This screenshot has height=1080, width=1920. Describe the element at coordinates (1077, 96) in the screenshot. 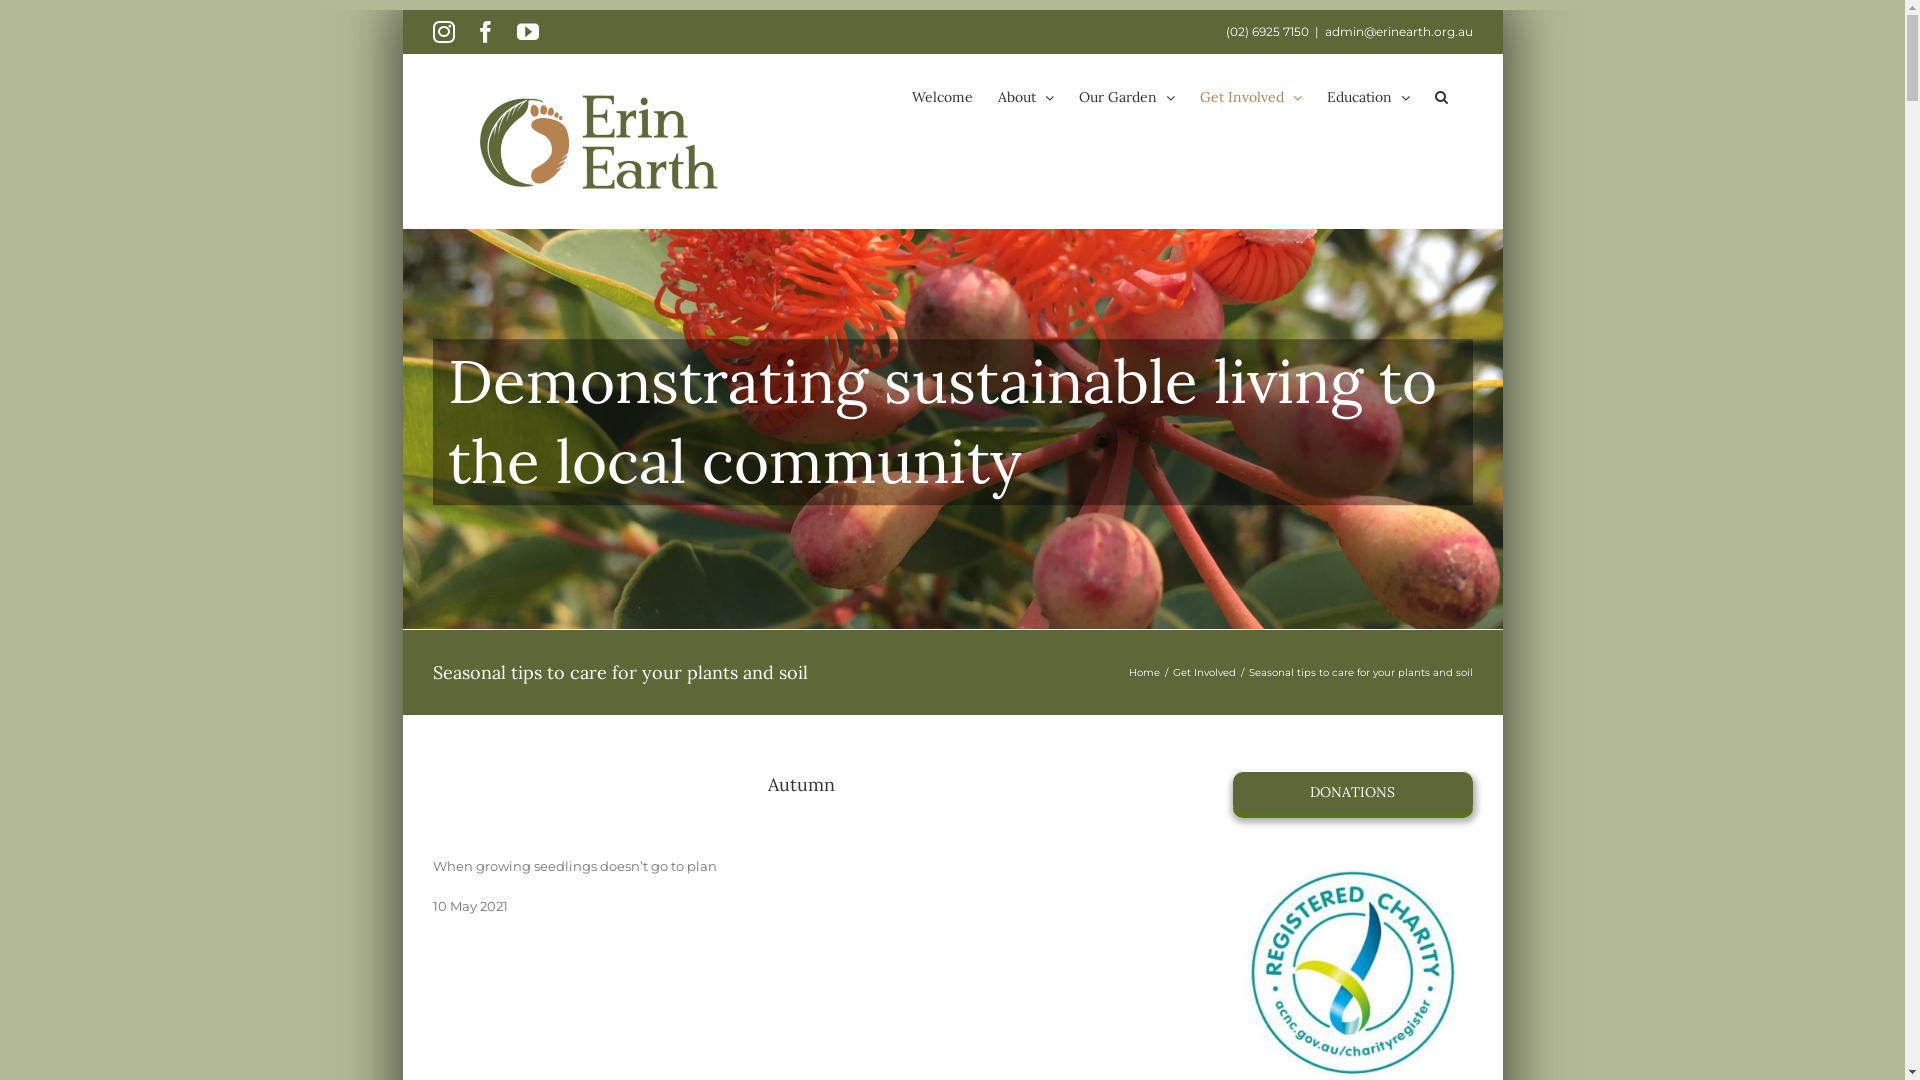

I see `'Our Garden'` at that location.